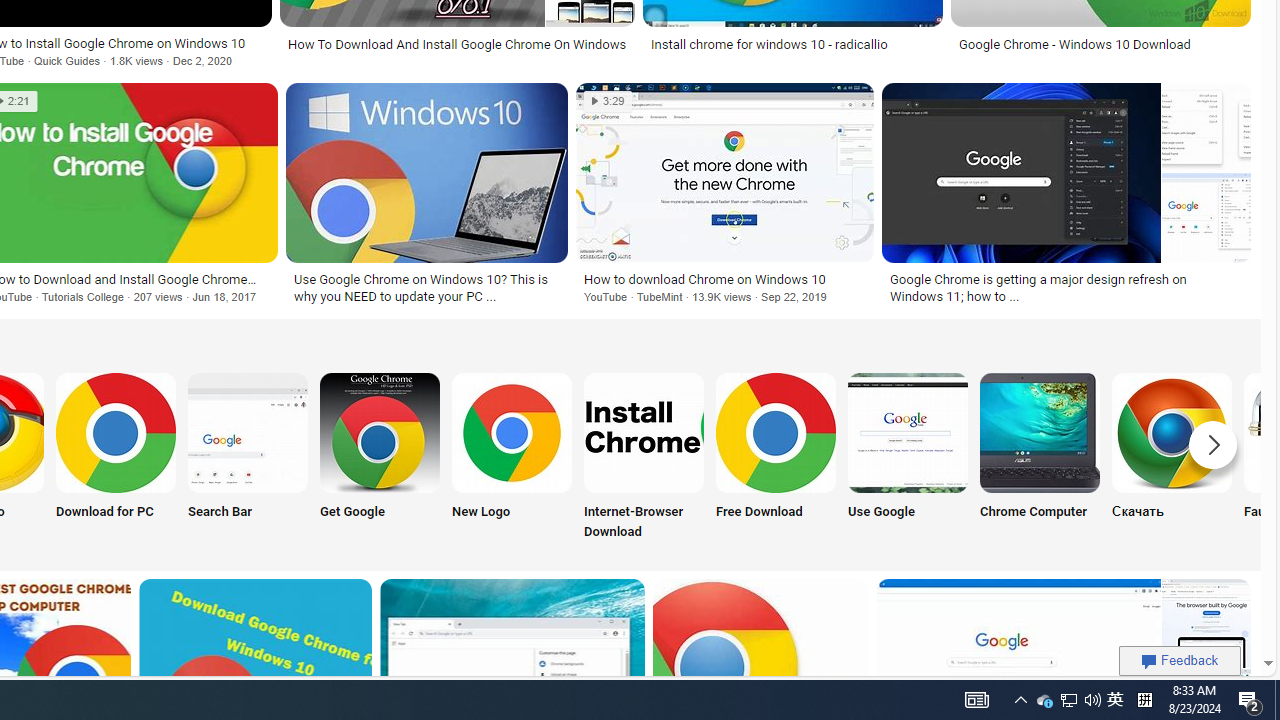 The image size is (1280, 720). What do you see at coordinates (380, 458) in the screenshot?
I see `'Get Google Chrome Get Google'` at bounding box center [380, 458].